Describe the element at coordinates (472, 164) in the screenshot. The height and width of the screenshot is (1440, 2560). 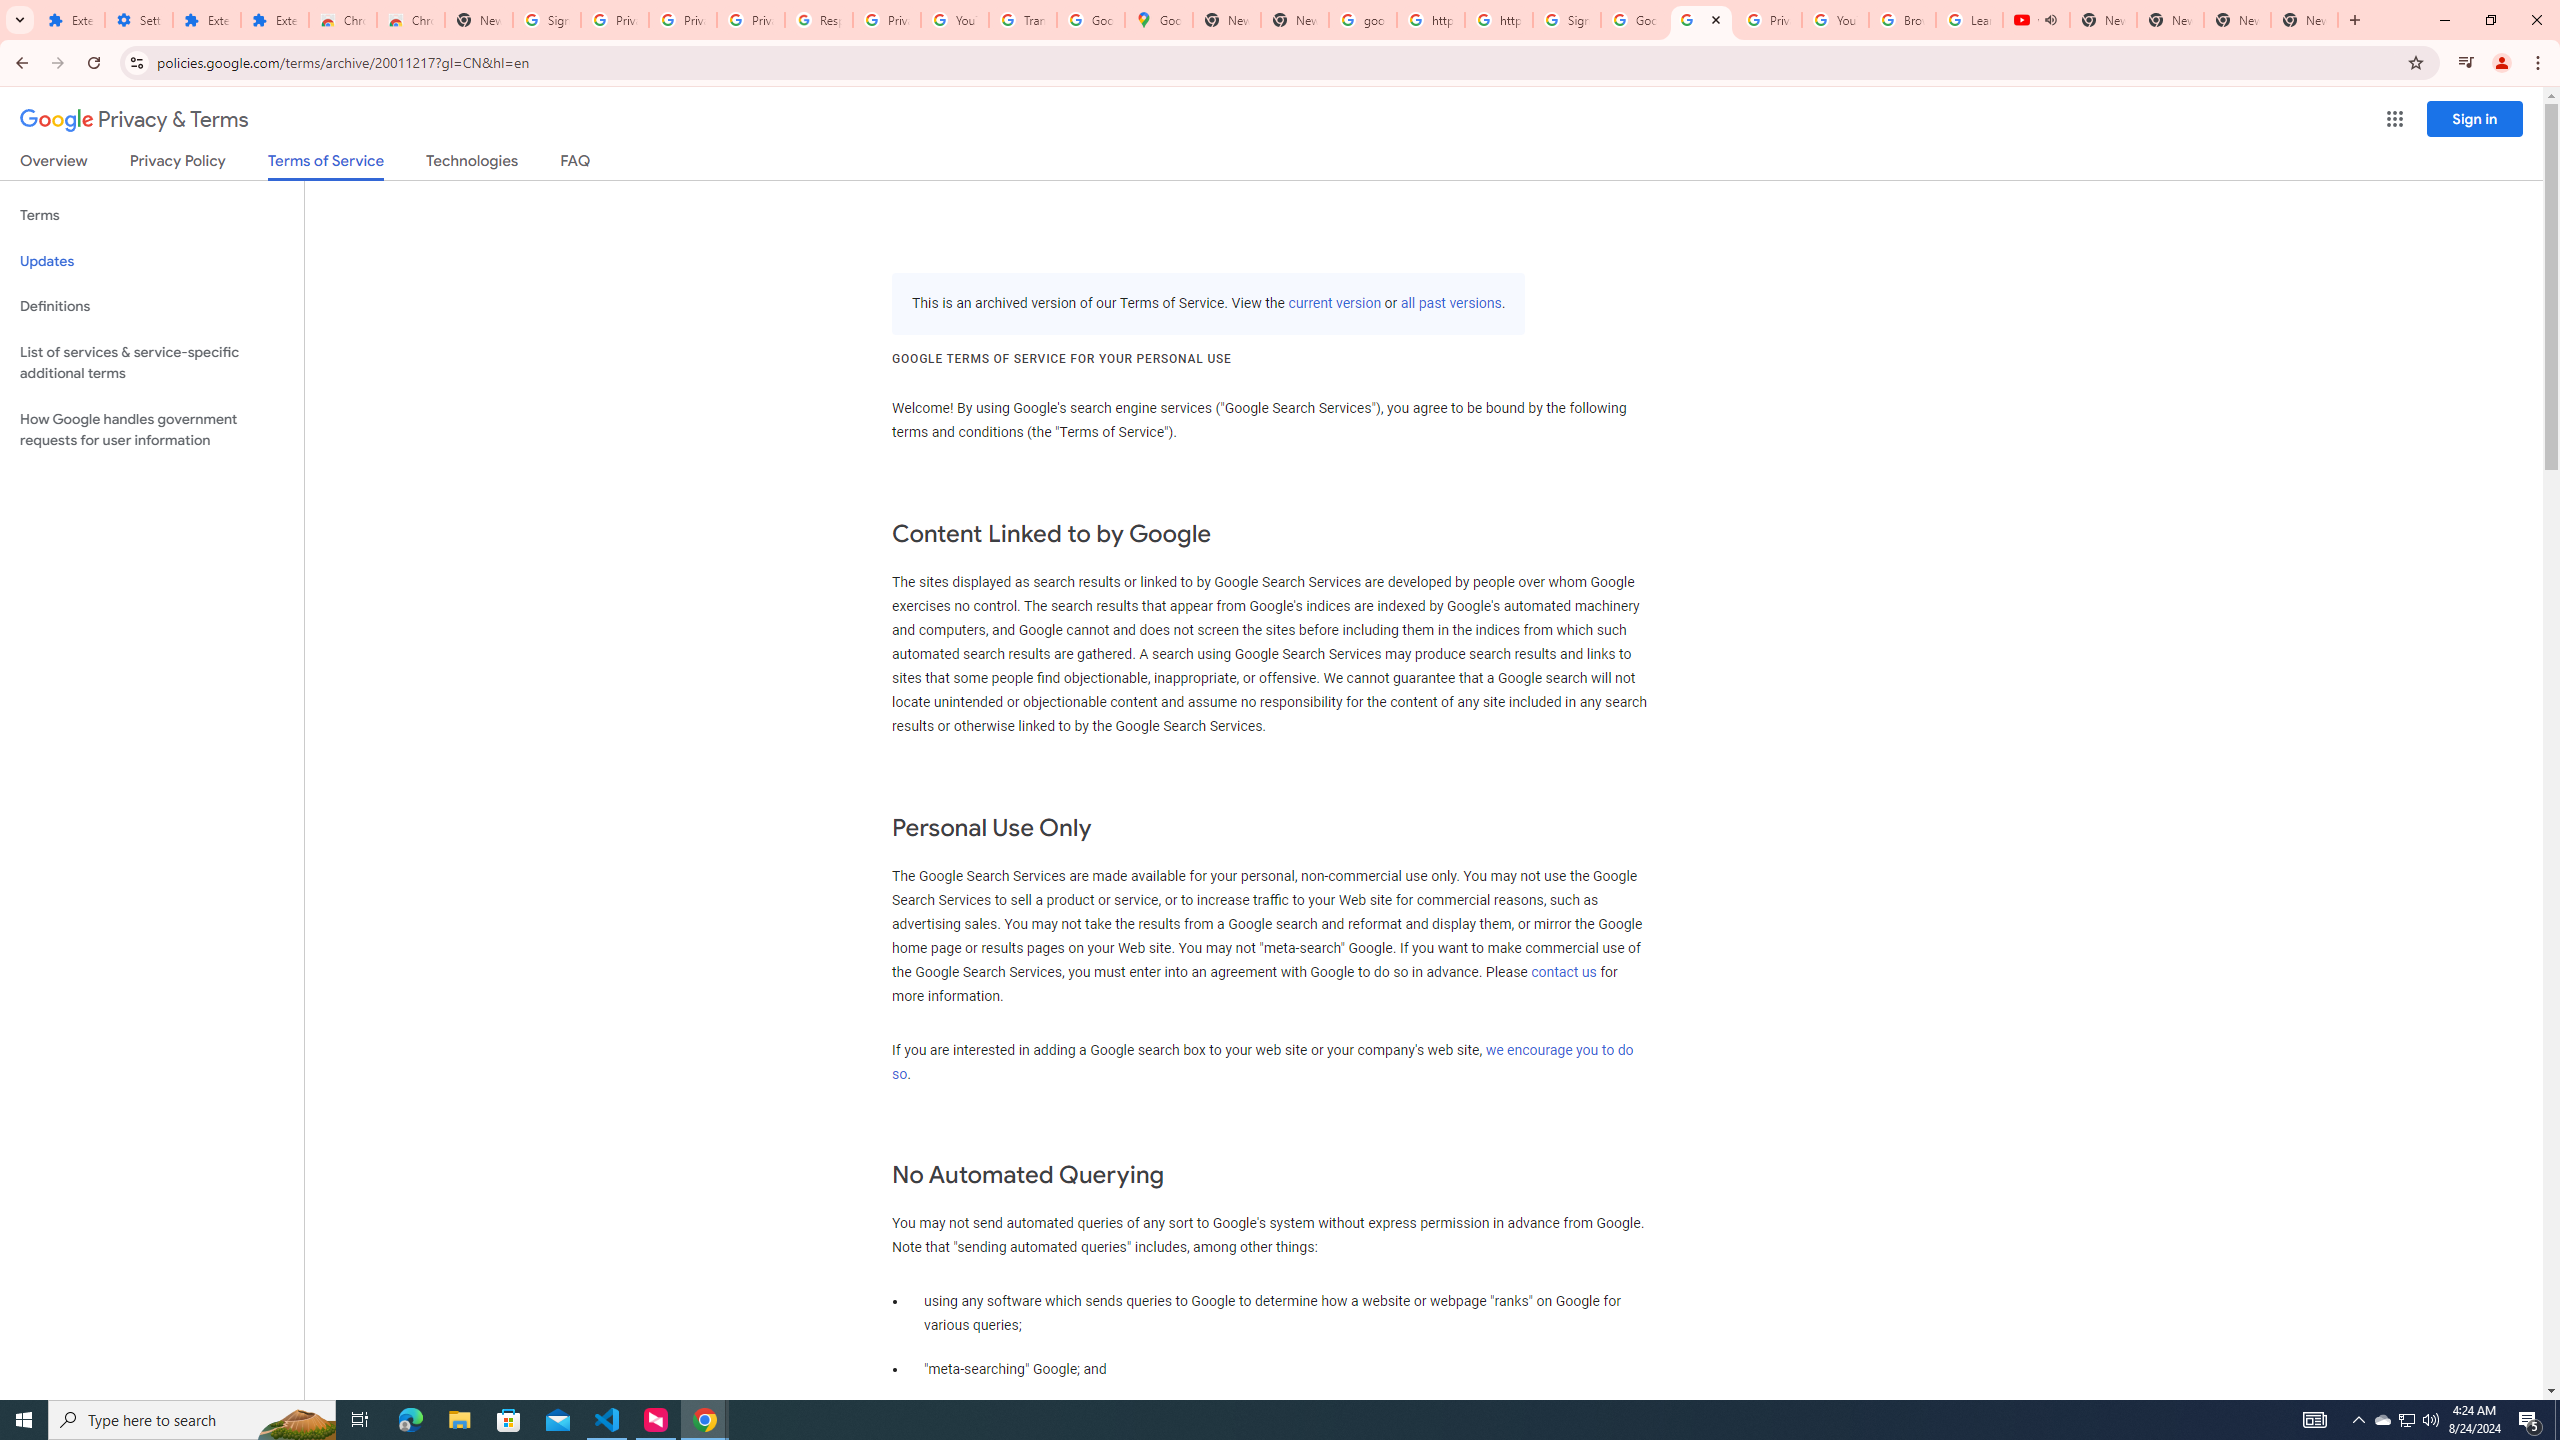
I see `'Technologies'` at that location.